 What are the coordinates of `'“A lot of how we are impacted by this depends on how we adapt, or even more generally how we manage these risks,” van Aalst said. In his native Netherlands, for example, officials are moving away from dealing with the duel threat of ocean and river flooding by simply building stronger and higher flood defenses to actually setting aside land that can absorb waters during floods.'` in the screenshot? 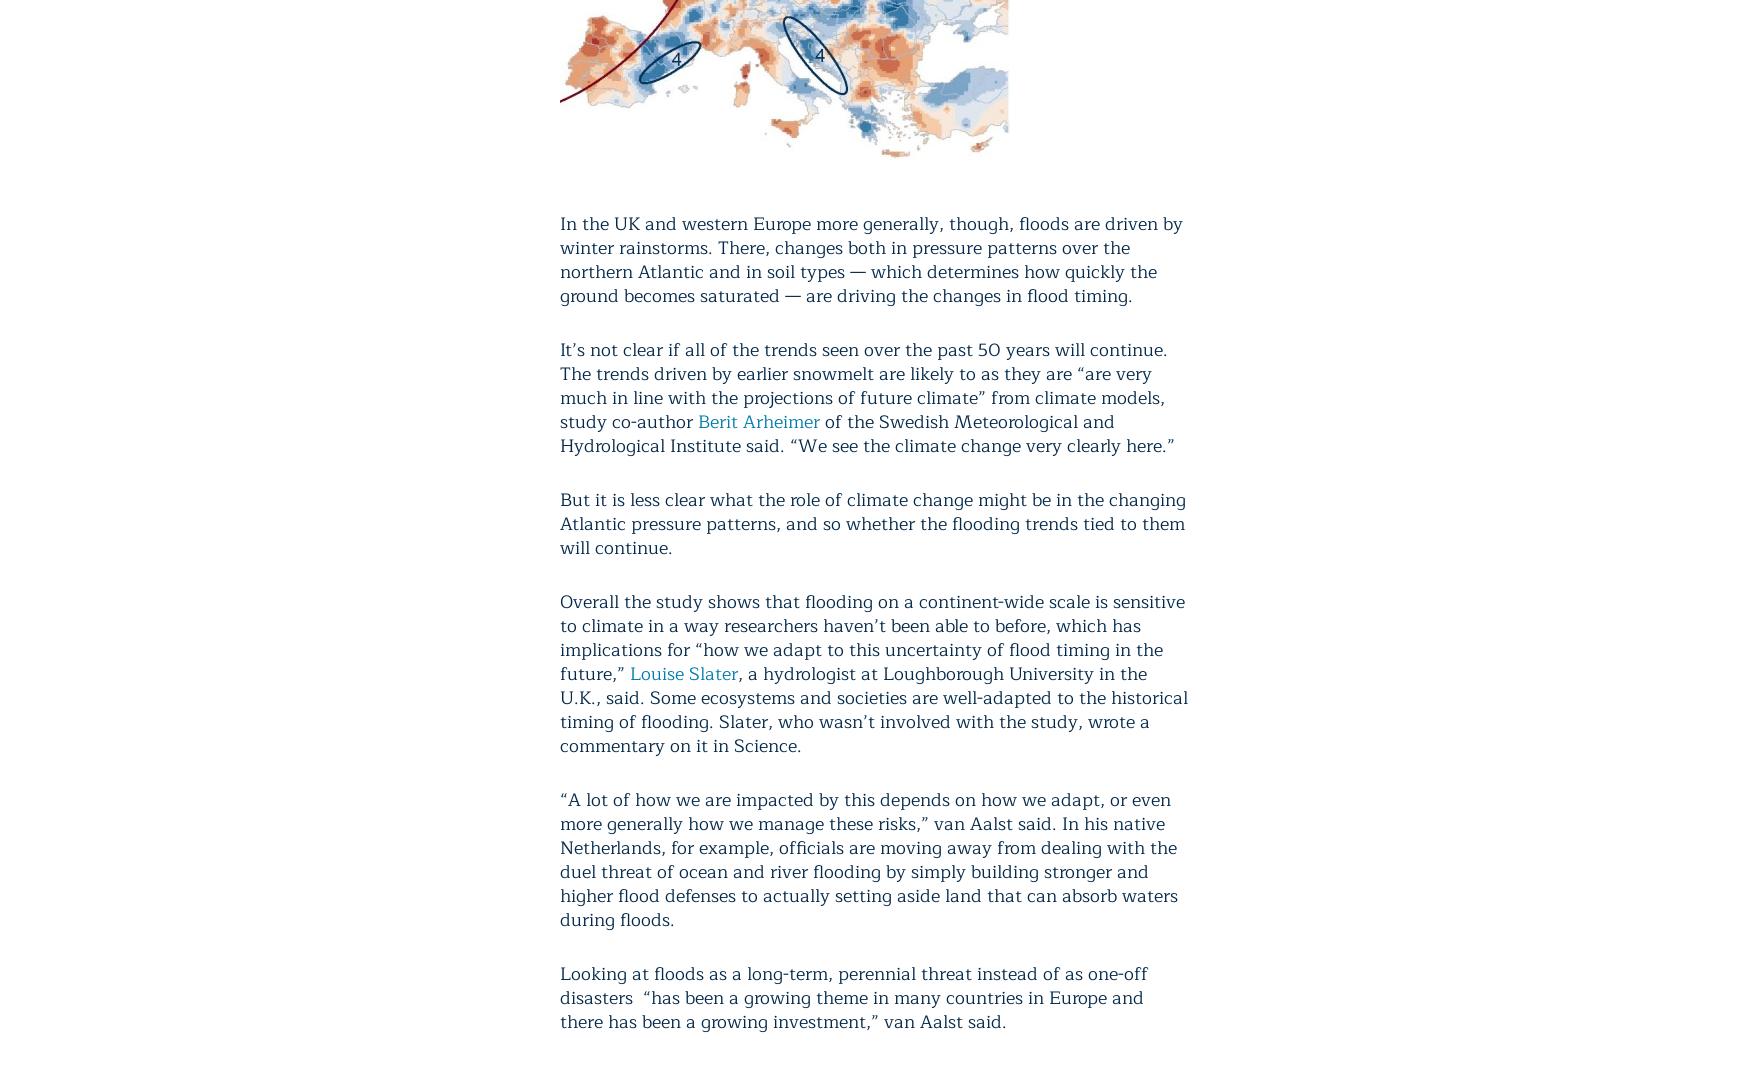 It's located at (869, 858).